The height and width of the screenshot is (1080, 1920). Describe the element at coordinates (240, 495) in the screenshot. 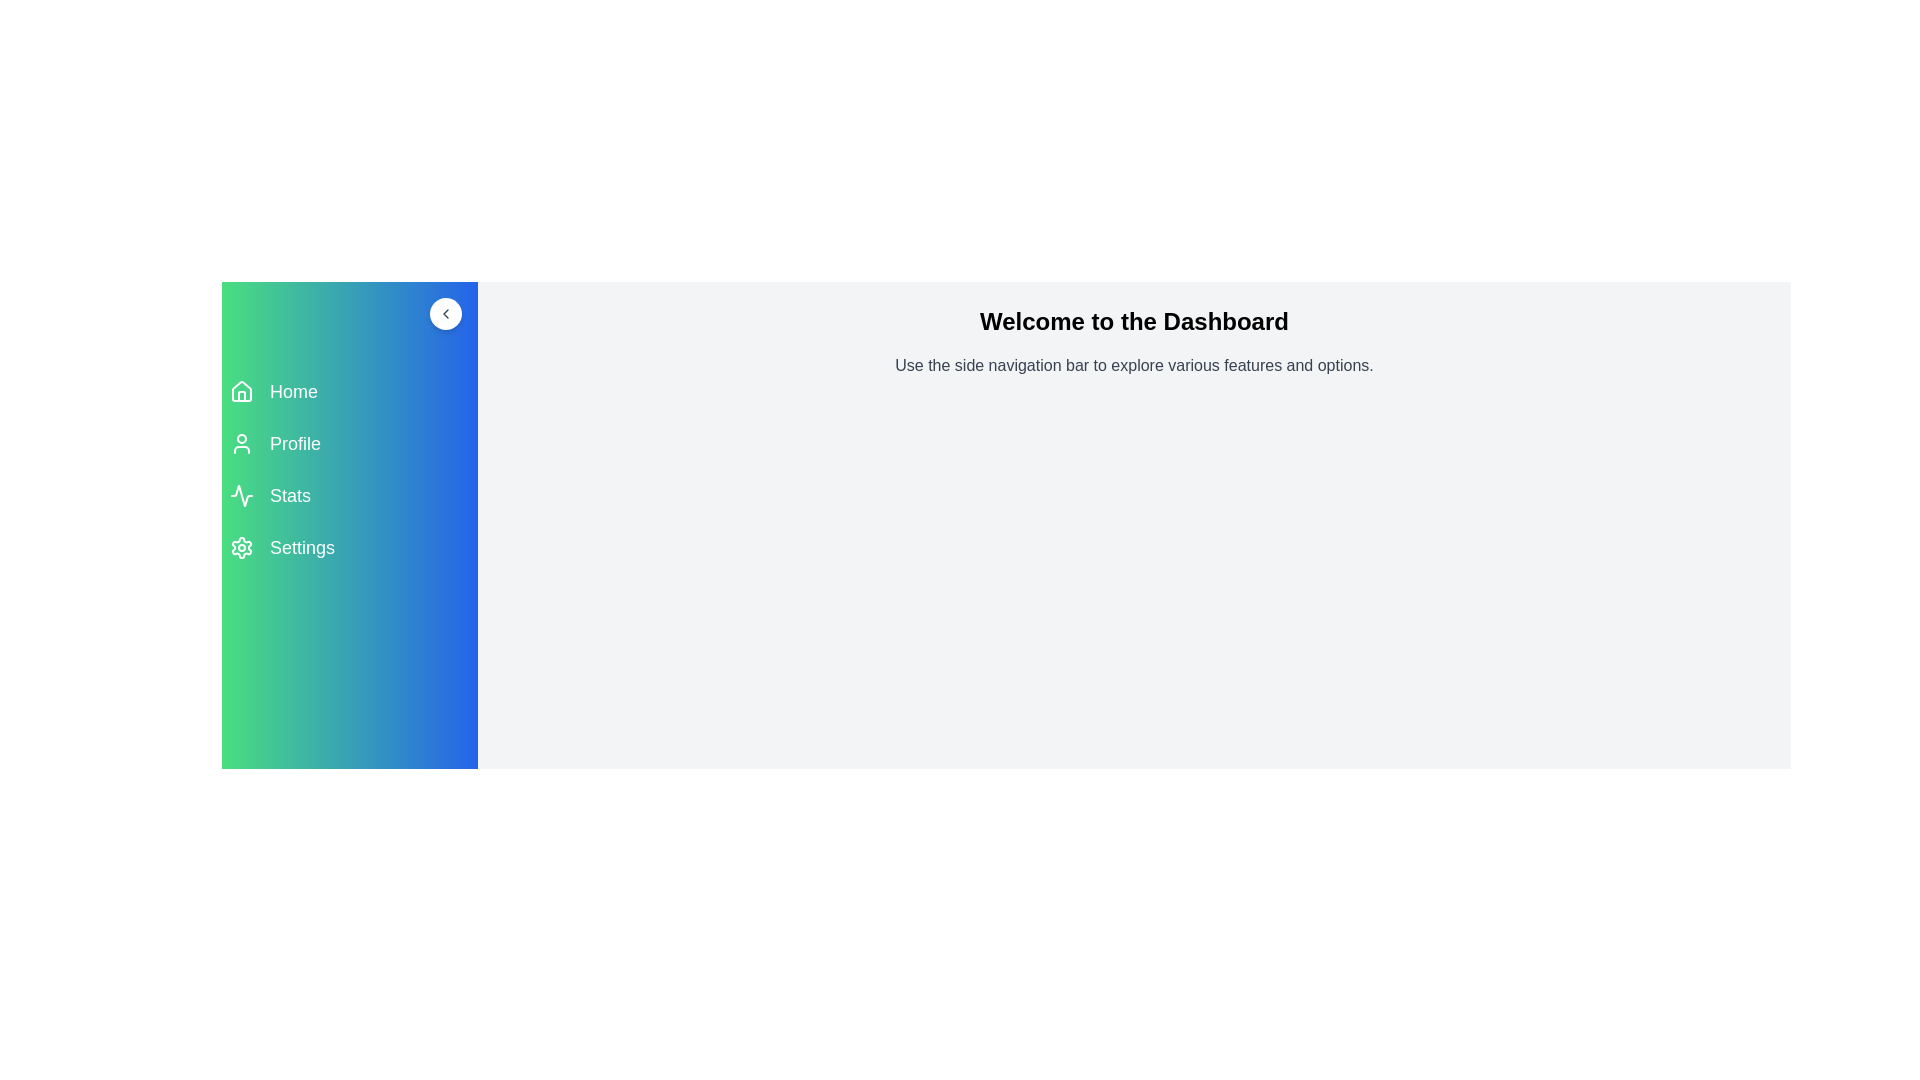

I see `the green activity or heartbeat graph icon in the left sidebar navigation menu` at that location.